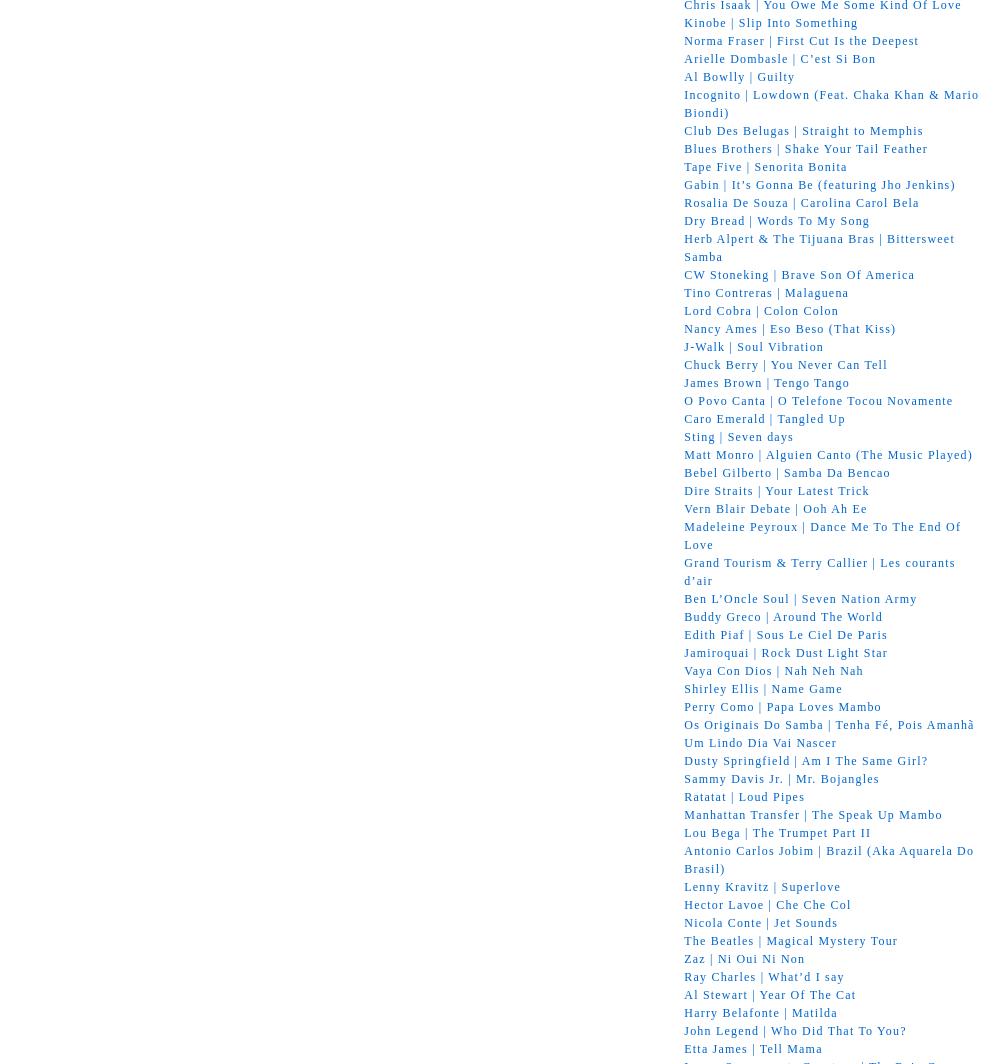  What do you see at coordinates (684, 1029) in the screenshot?
I see `'John Legend | Who Did That To You?'` at bounding box center [684, 1029].